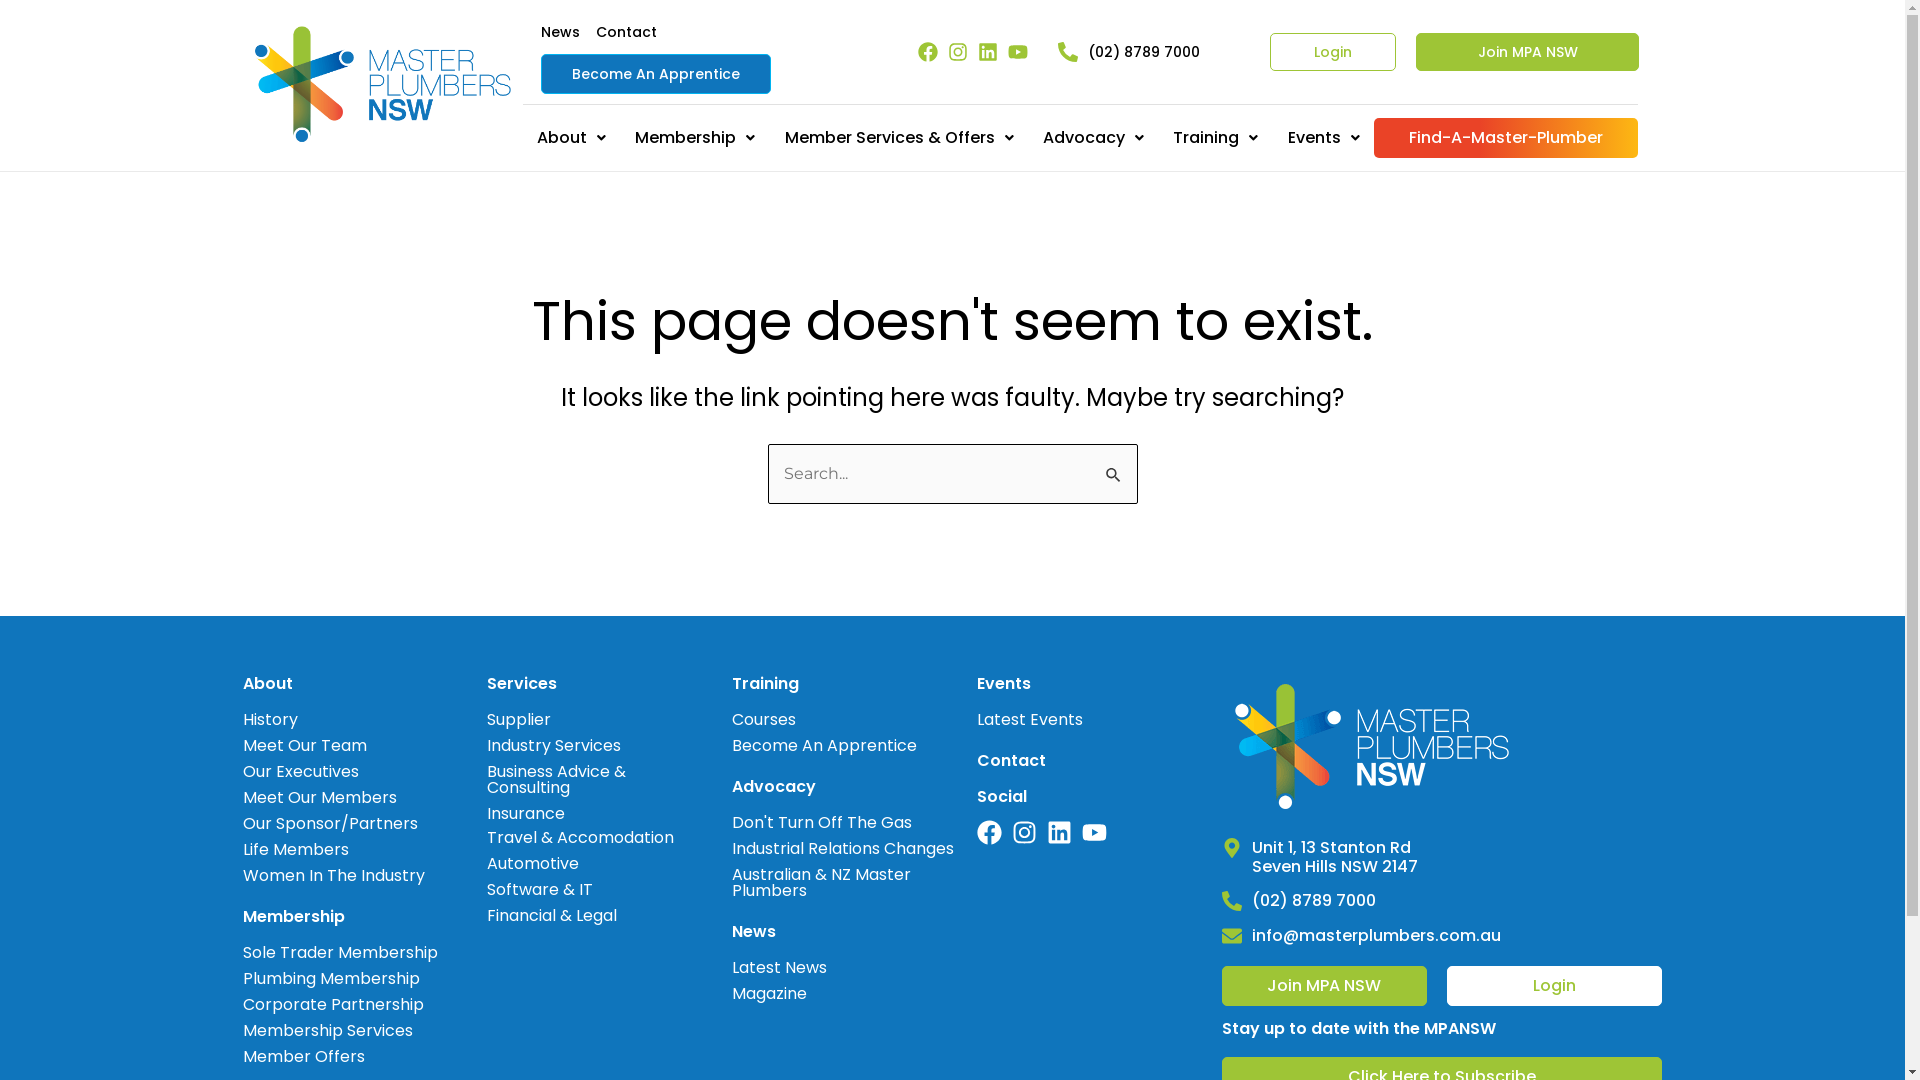 Image resolution: width=1920 pixels, height=1080 pixels. Describe the element at coordinates (1030, 720) in the screenshot. I see `'Latest Events'` at that location.